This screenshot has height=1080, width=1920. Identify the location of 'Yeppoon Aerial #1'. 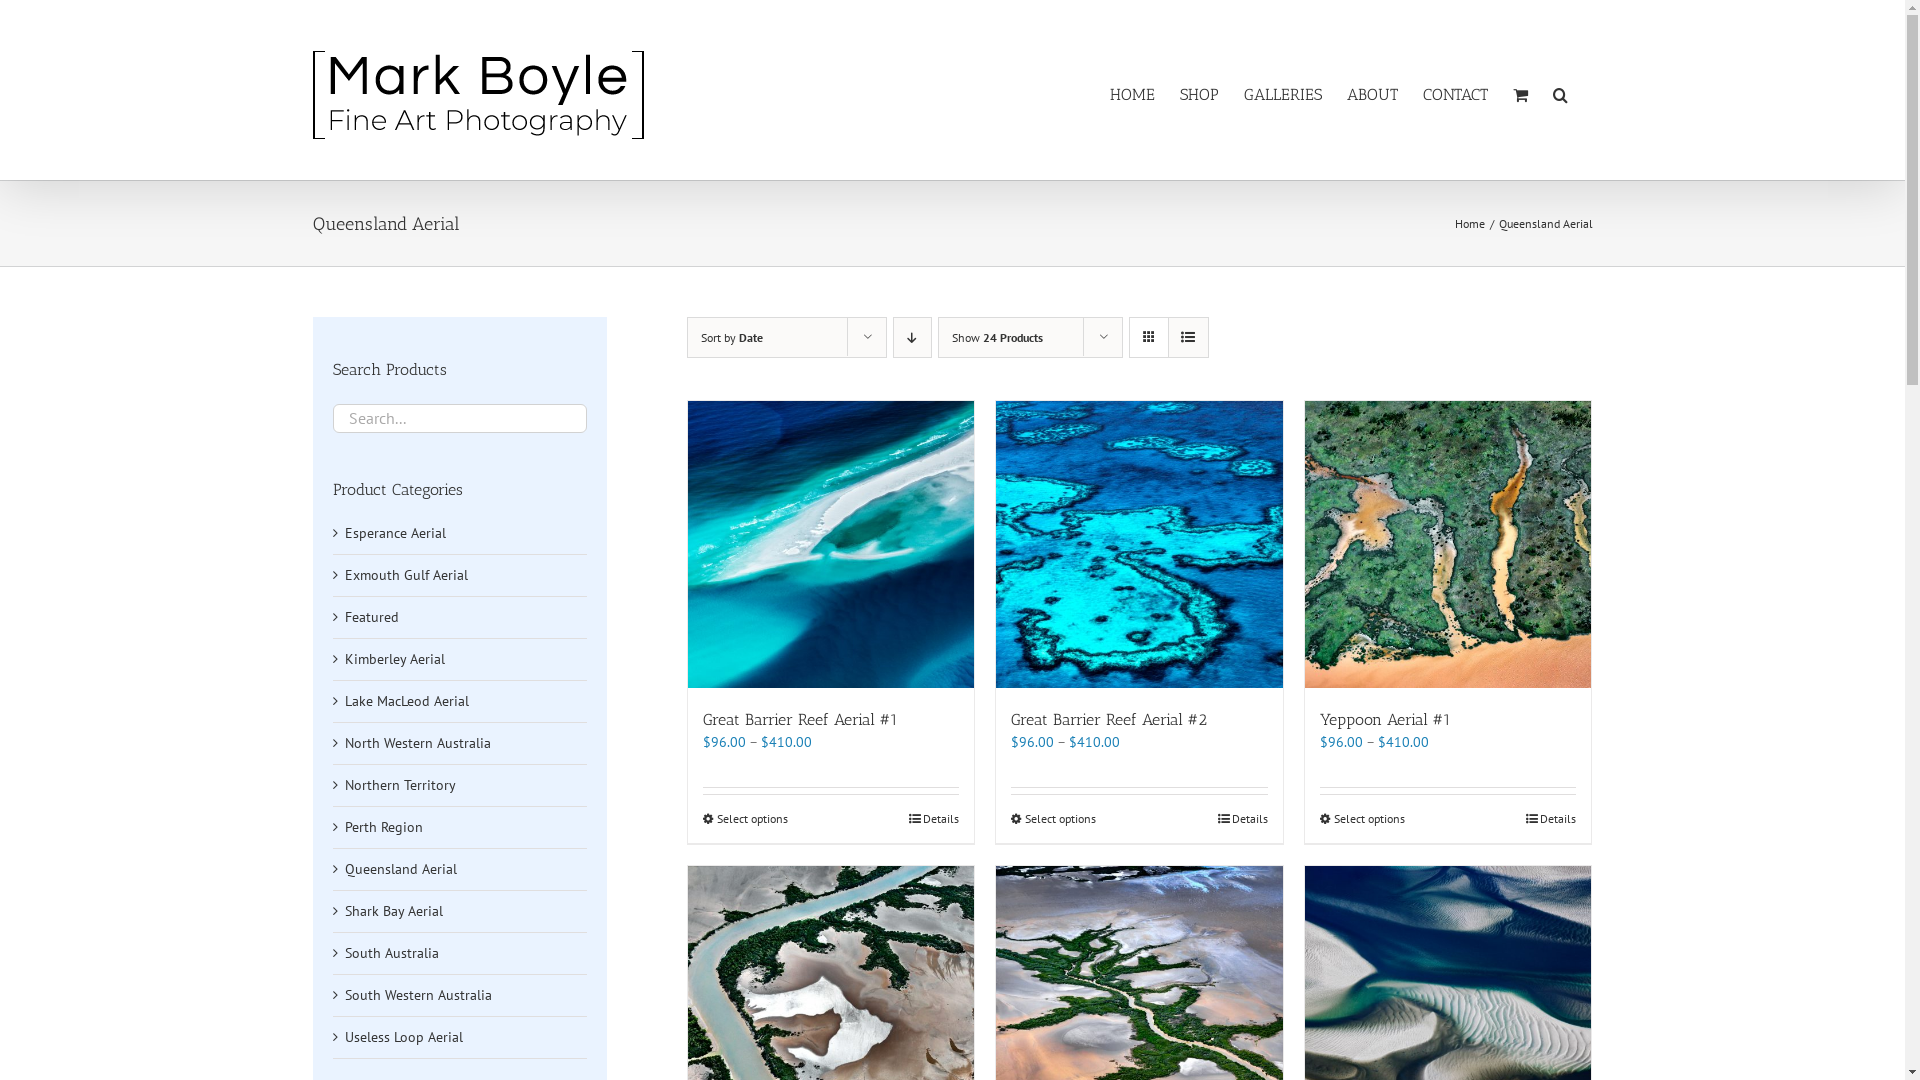
(1384, 718).